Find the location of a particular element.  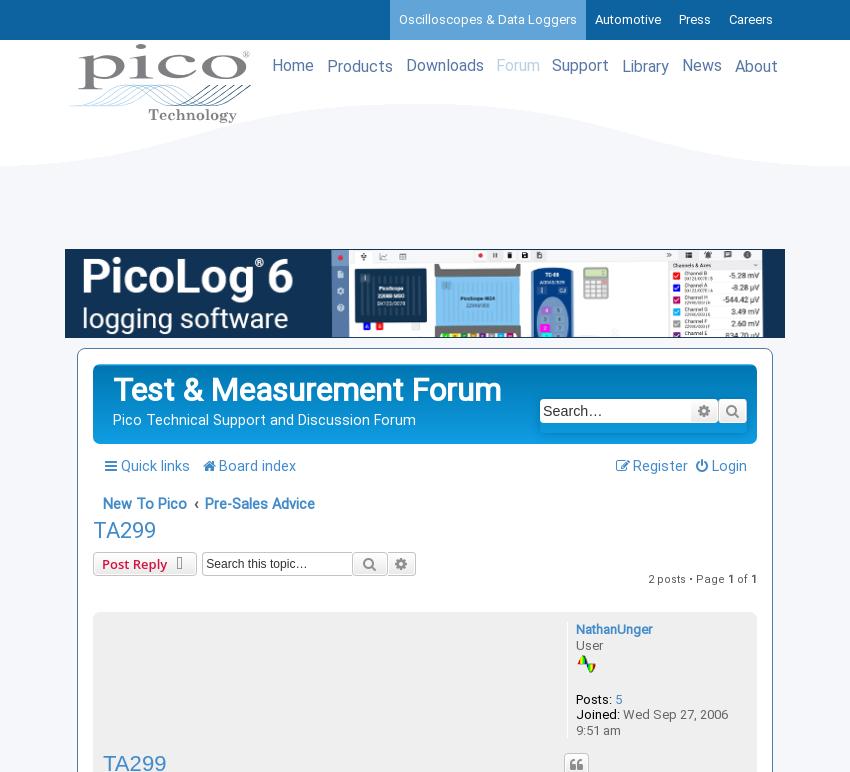

'Forum' is located at coordinates (516, 65).